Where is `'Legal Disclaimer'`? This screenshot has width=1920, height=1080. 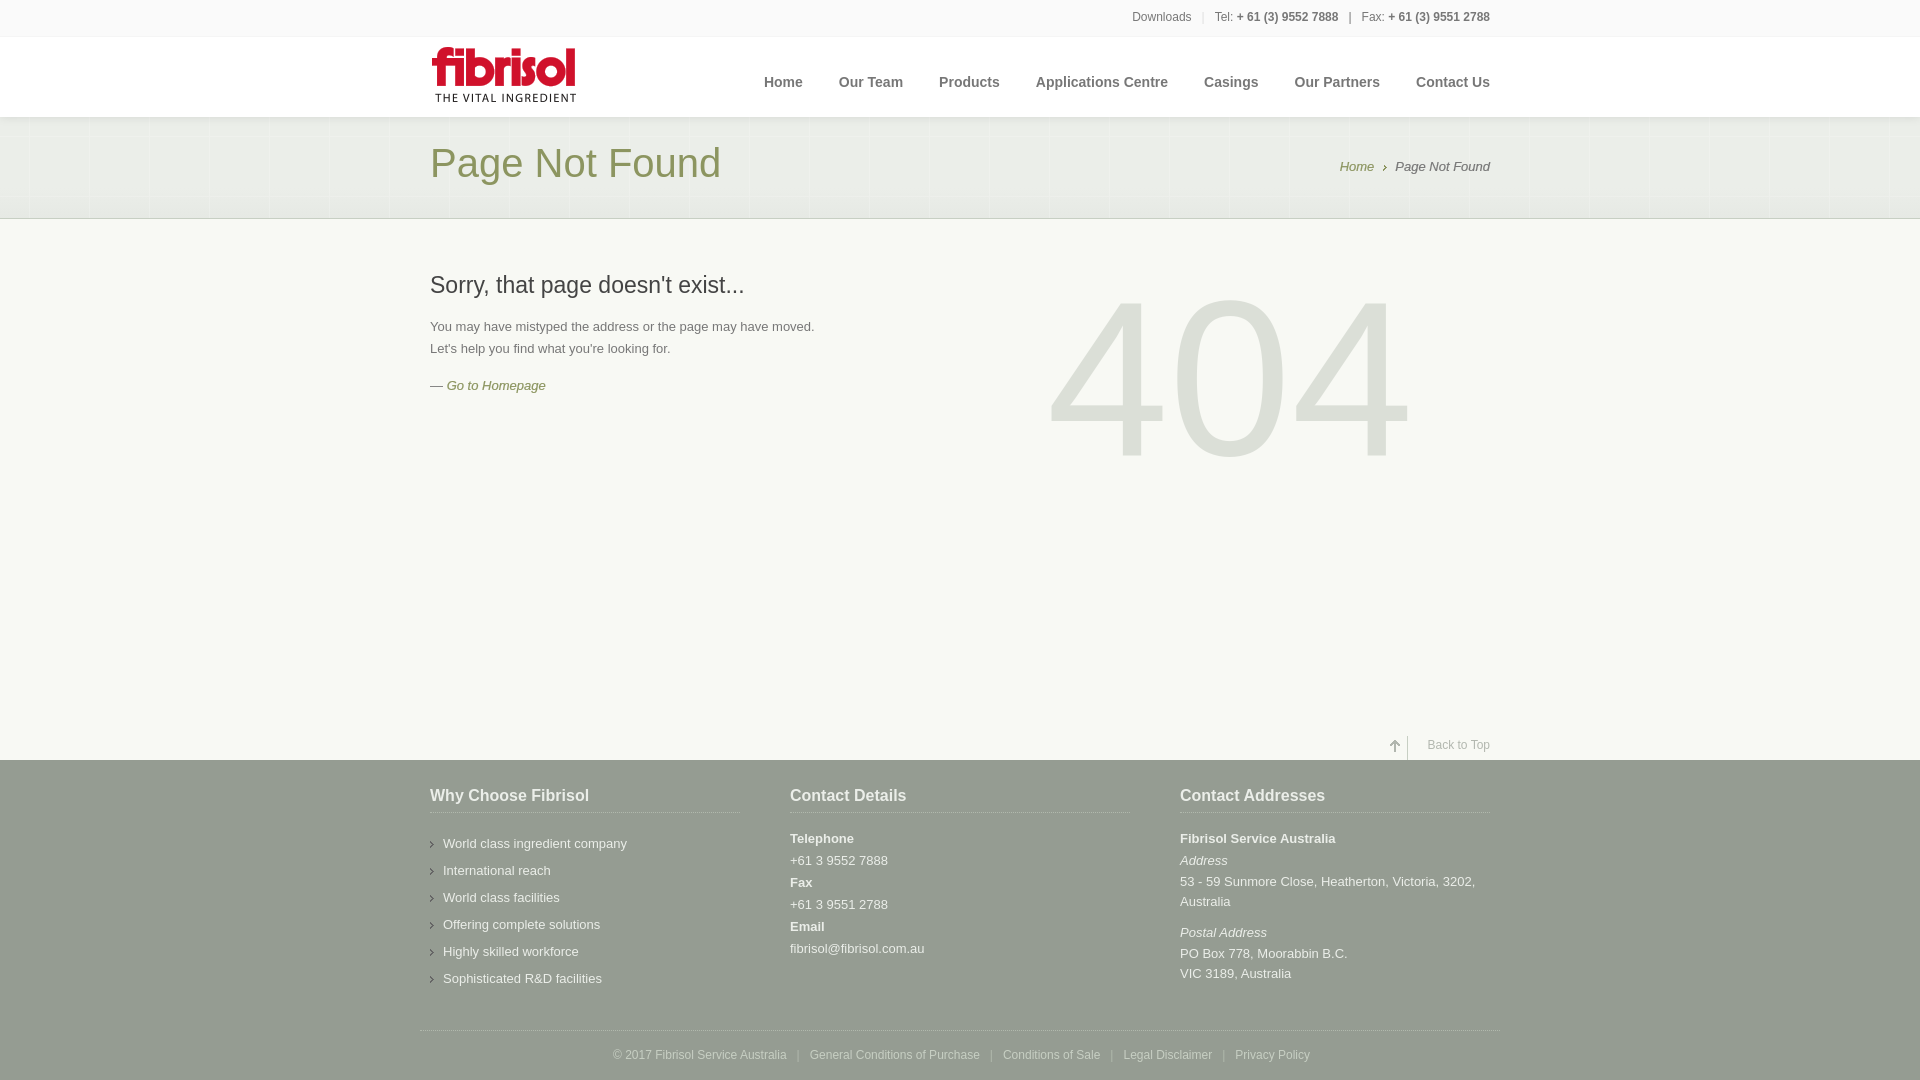
'Legal Disclaimer' is located at coordinates (1167, 1054).